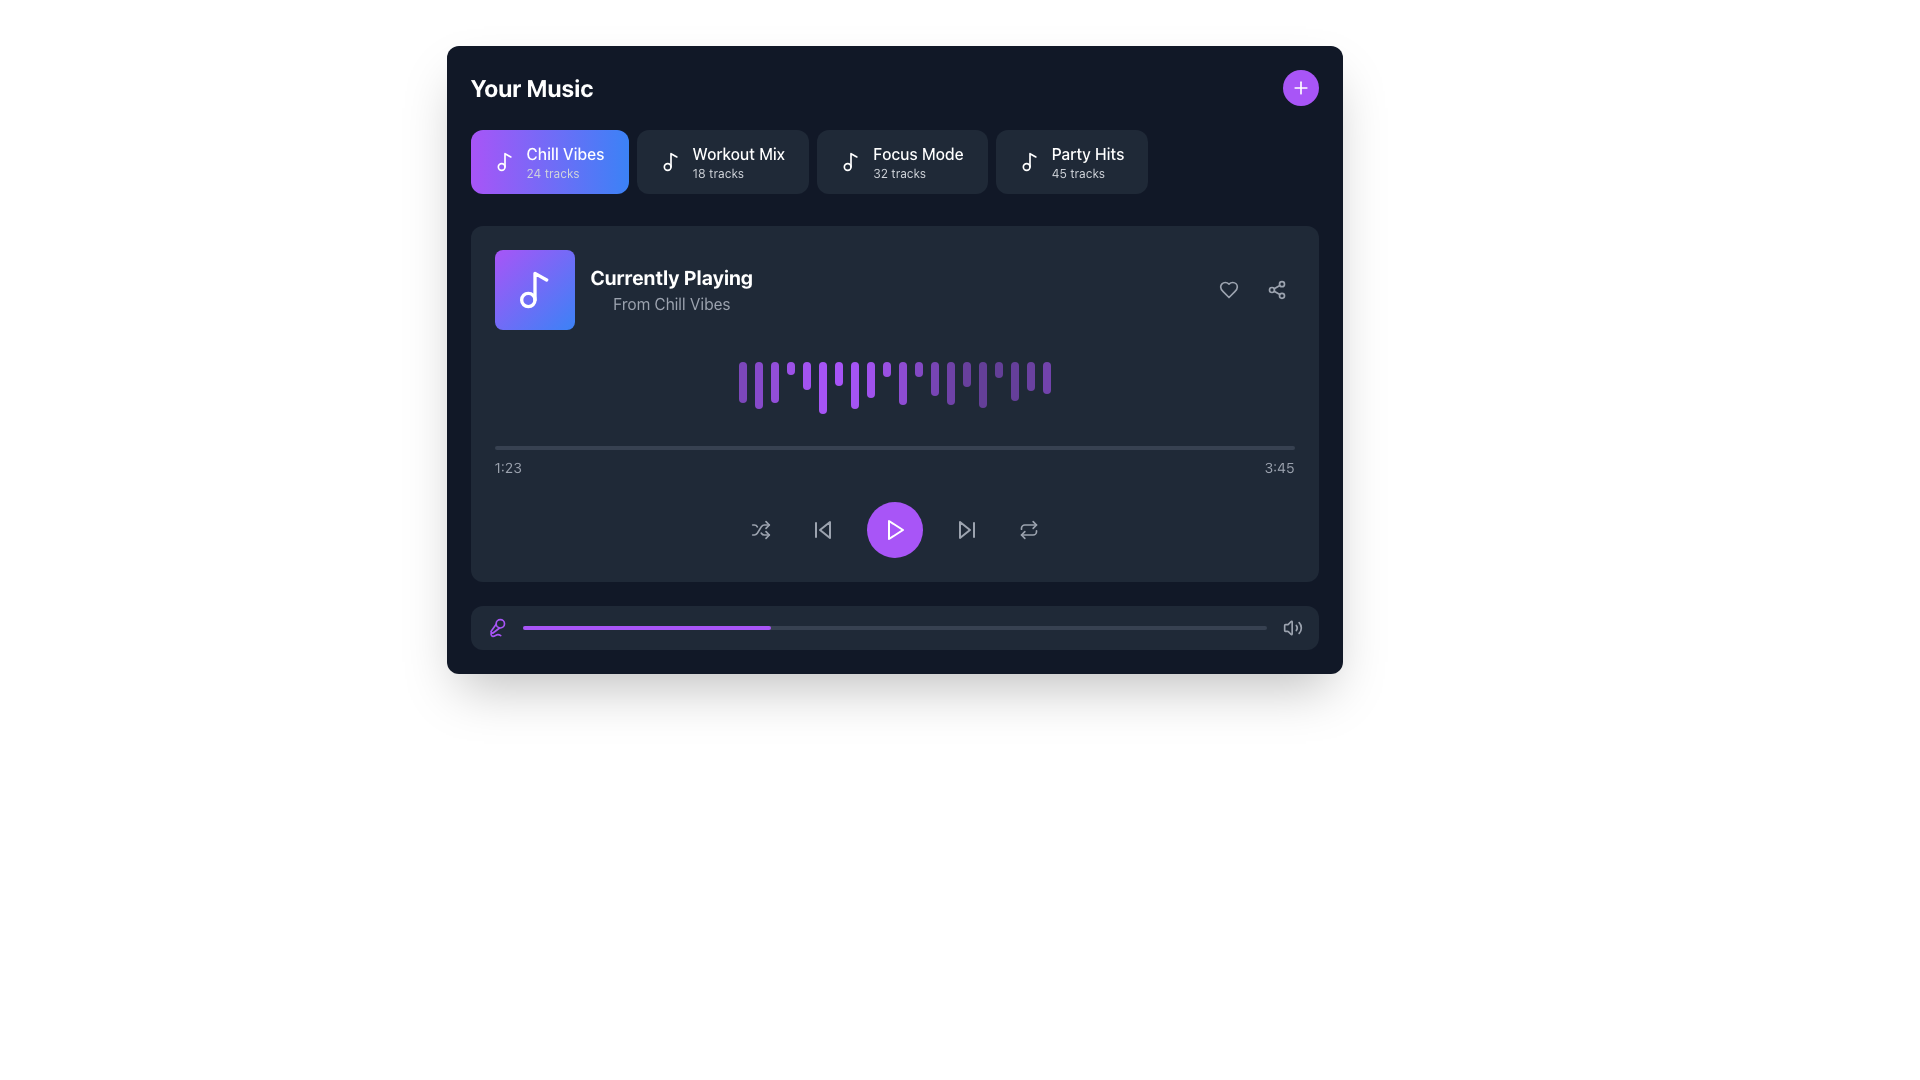 Image resolution: width=1920 pixels, height=1080 pixels. What do you see at coordinates (646, 627) in the screenshot?
I see `the purple progress bar indicator located at the bottom panel of the music interface` at bounding box center [646, 627].